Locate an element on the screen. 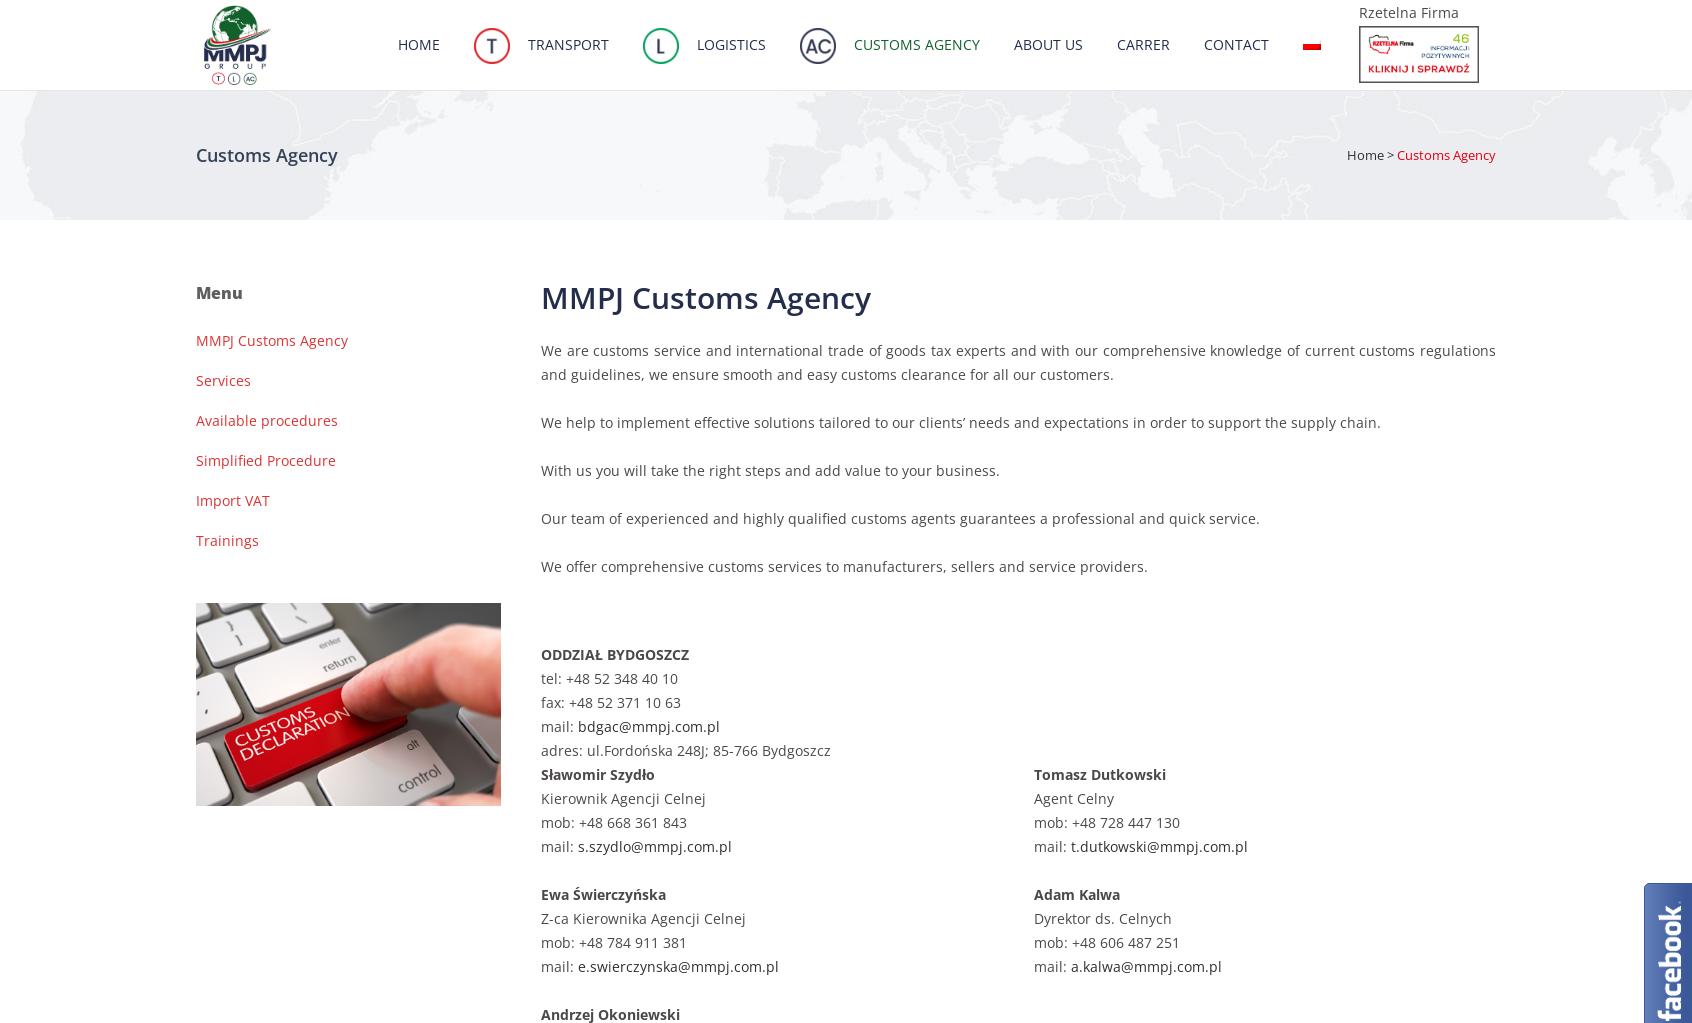 Image resolution: width=1692 pixels, height=1023 pixels. 'mob: +48 668 361 843' is located at coordinates (613, 822).